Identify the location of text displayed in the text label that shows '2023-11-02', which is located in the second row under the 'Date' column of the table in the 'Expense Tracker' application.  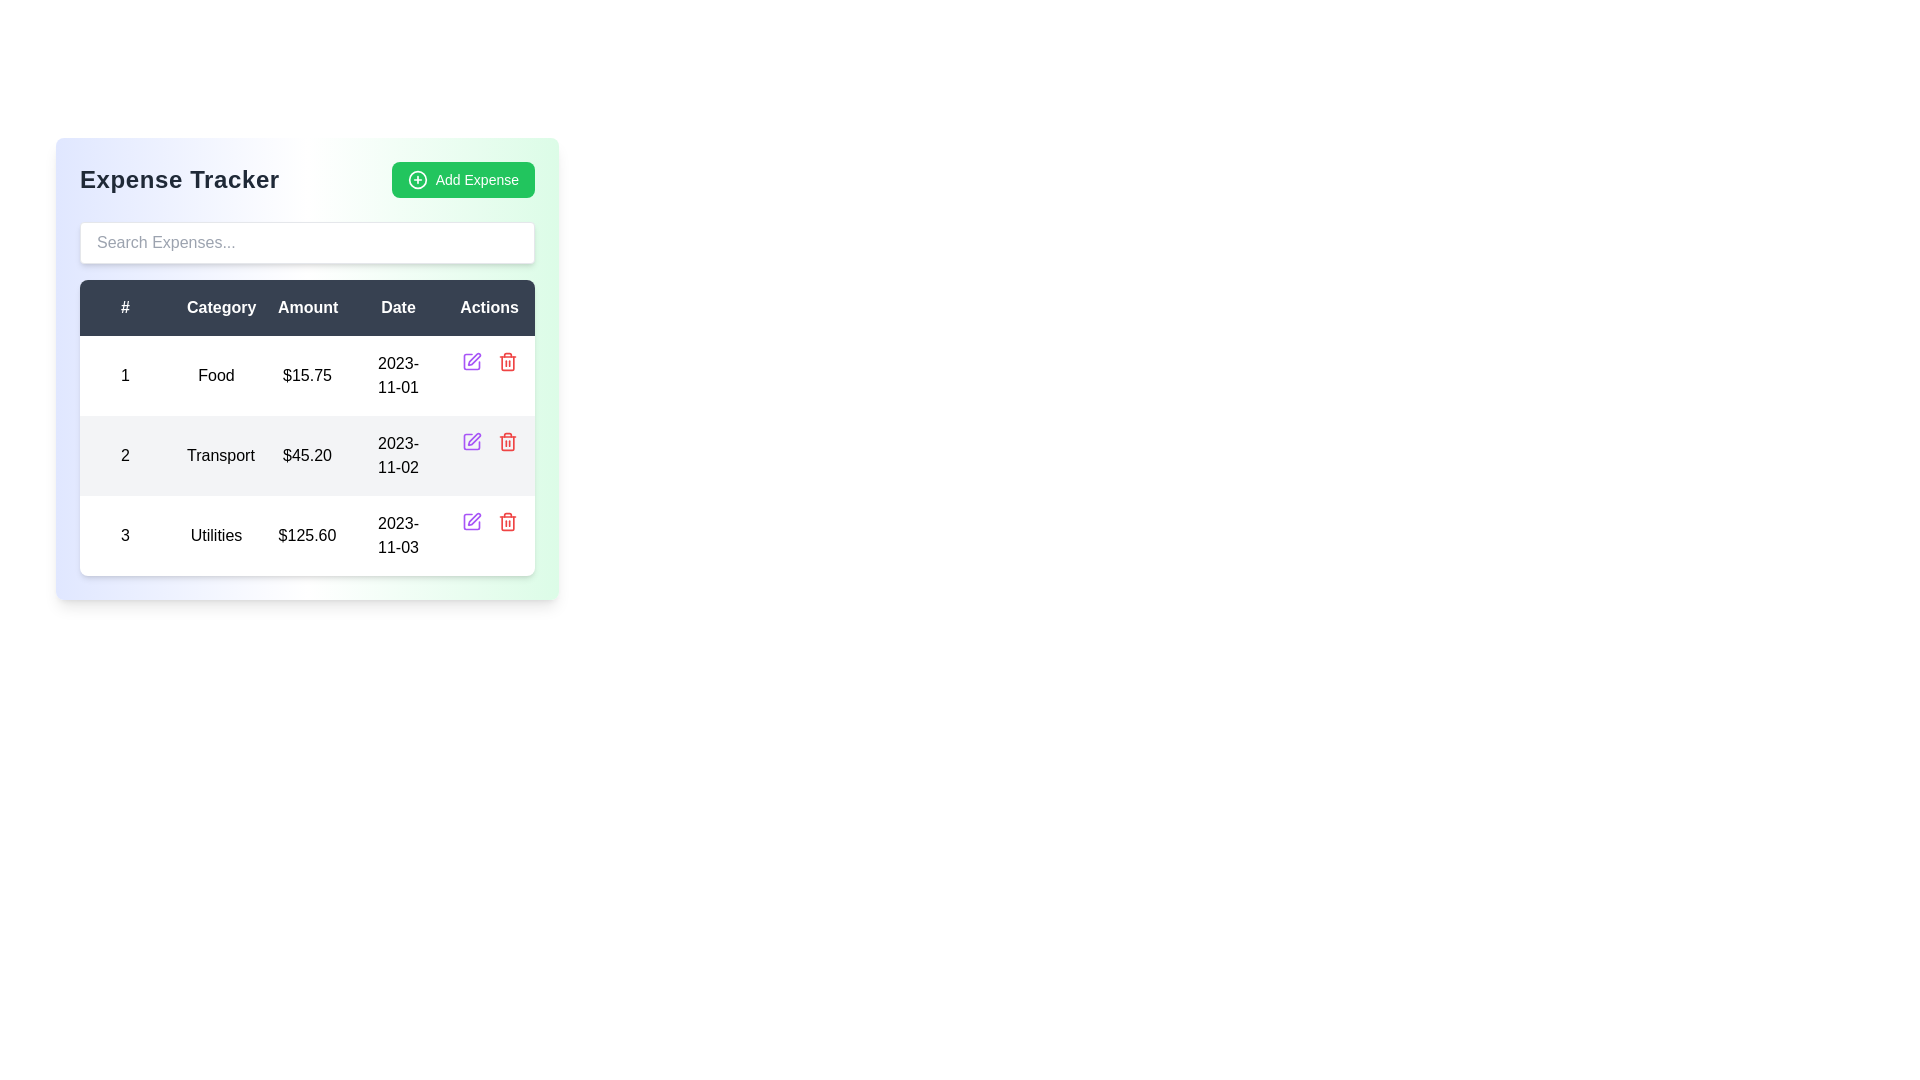
(398, 455).